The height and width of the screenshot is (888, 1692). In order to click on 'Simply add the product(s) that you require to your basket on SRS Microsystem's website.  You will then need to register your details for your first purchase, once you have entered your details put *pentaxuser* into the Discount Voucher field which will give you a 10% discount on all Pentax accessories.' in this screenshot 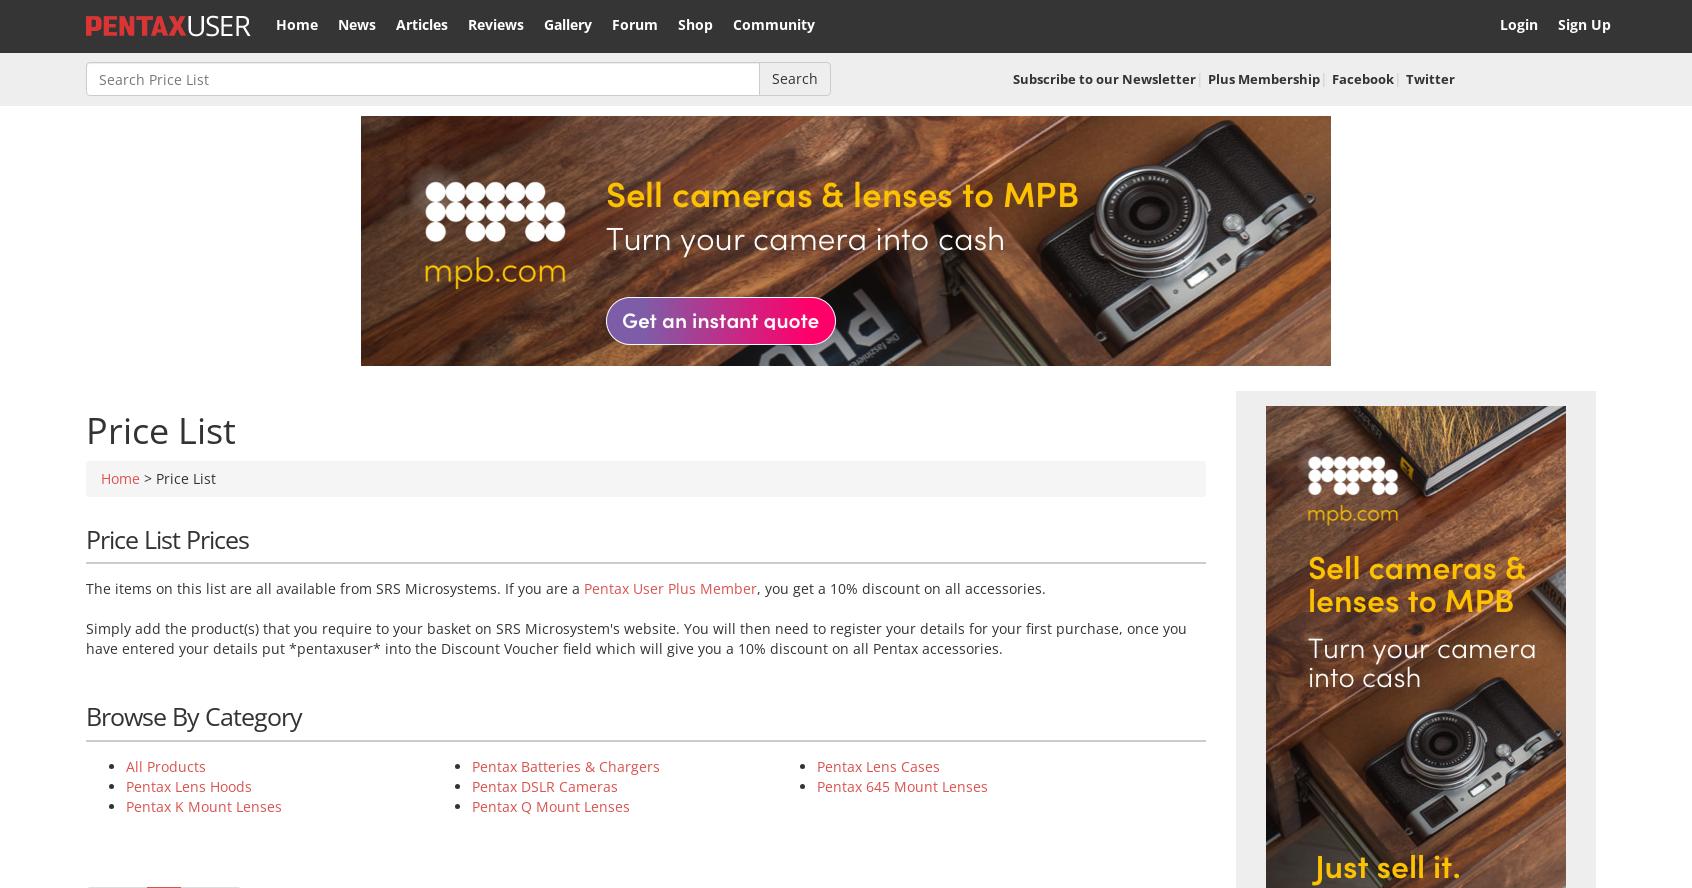, I will do `click(85, 637)`.